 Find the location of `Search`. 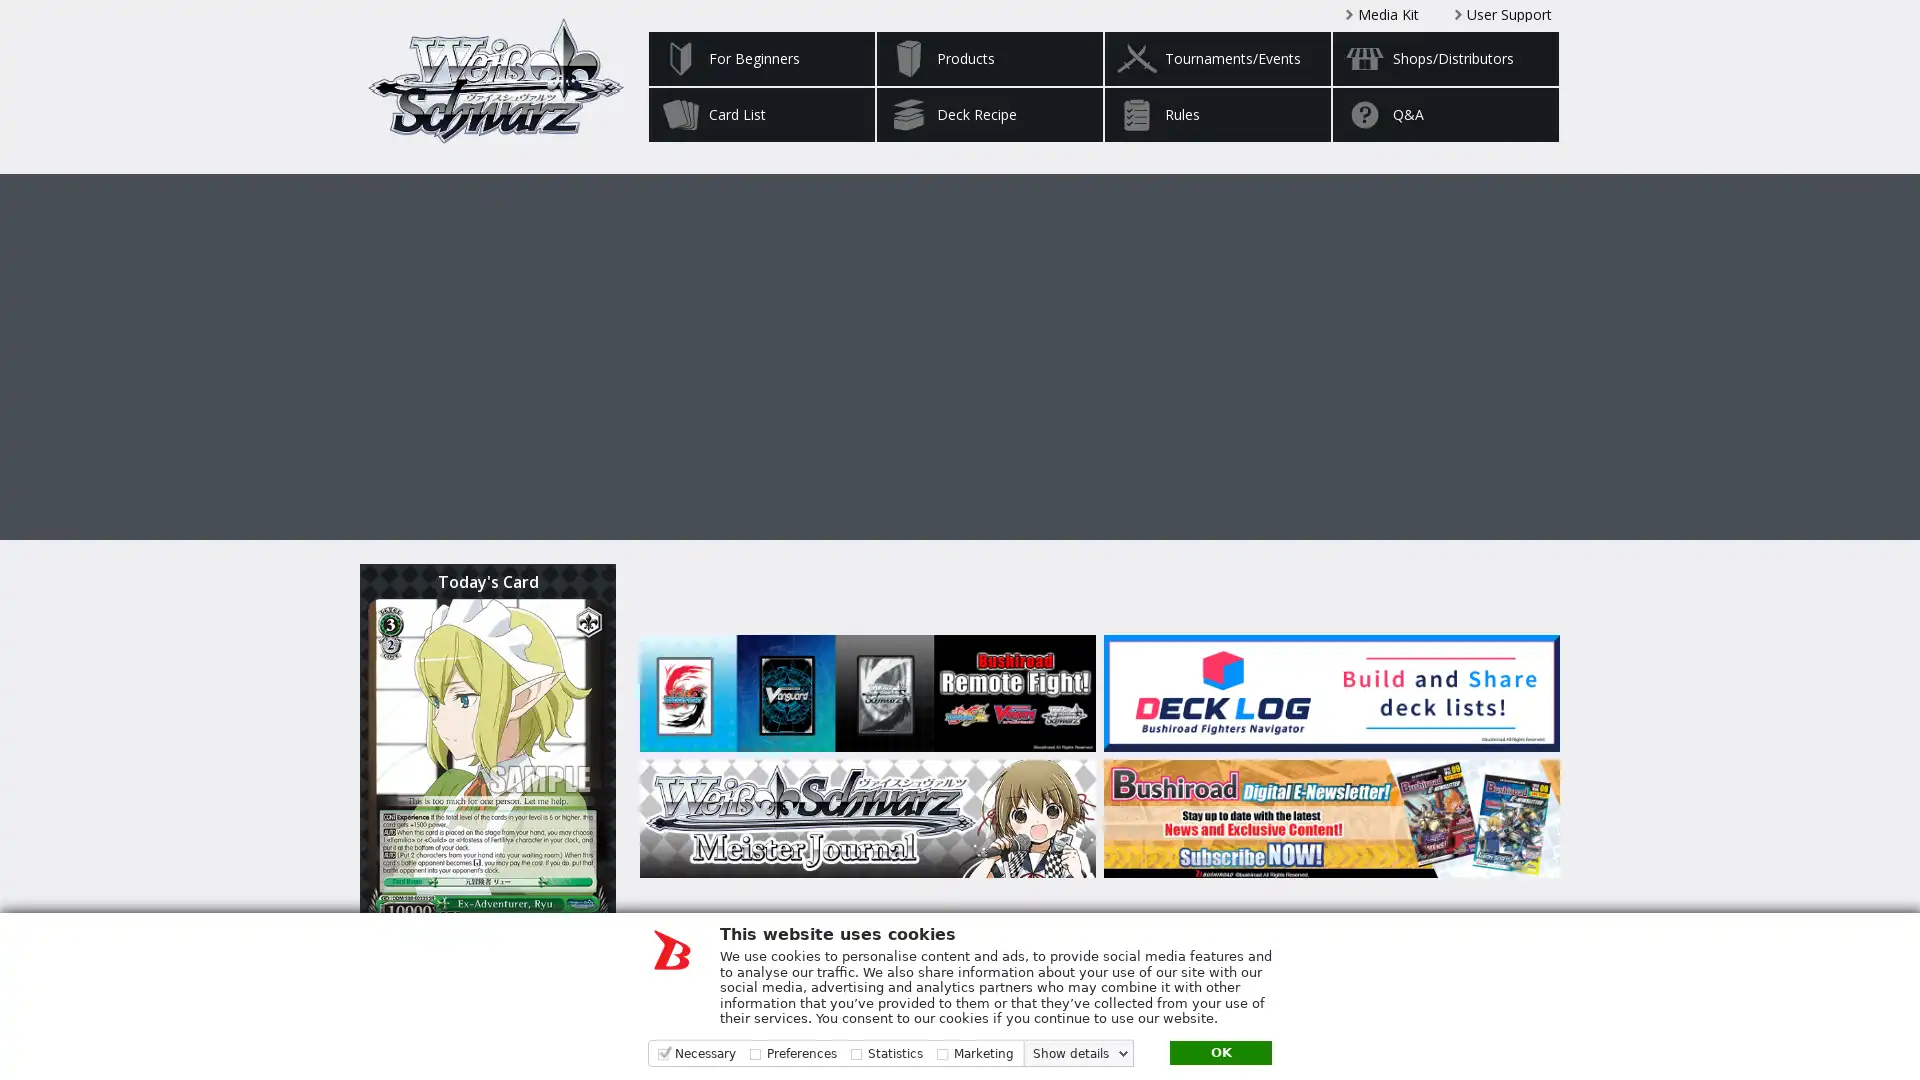

Search is located at coordinates (1516, 1014).